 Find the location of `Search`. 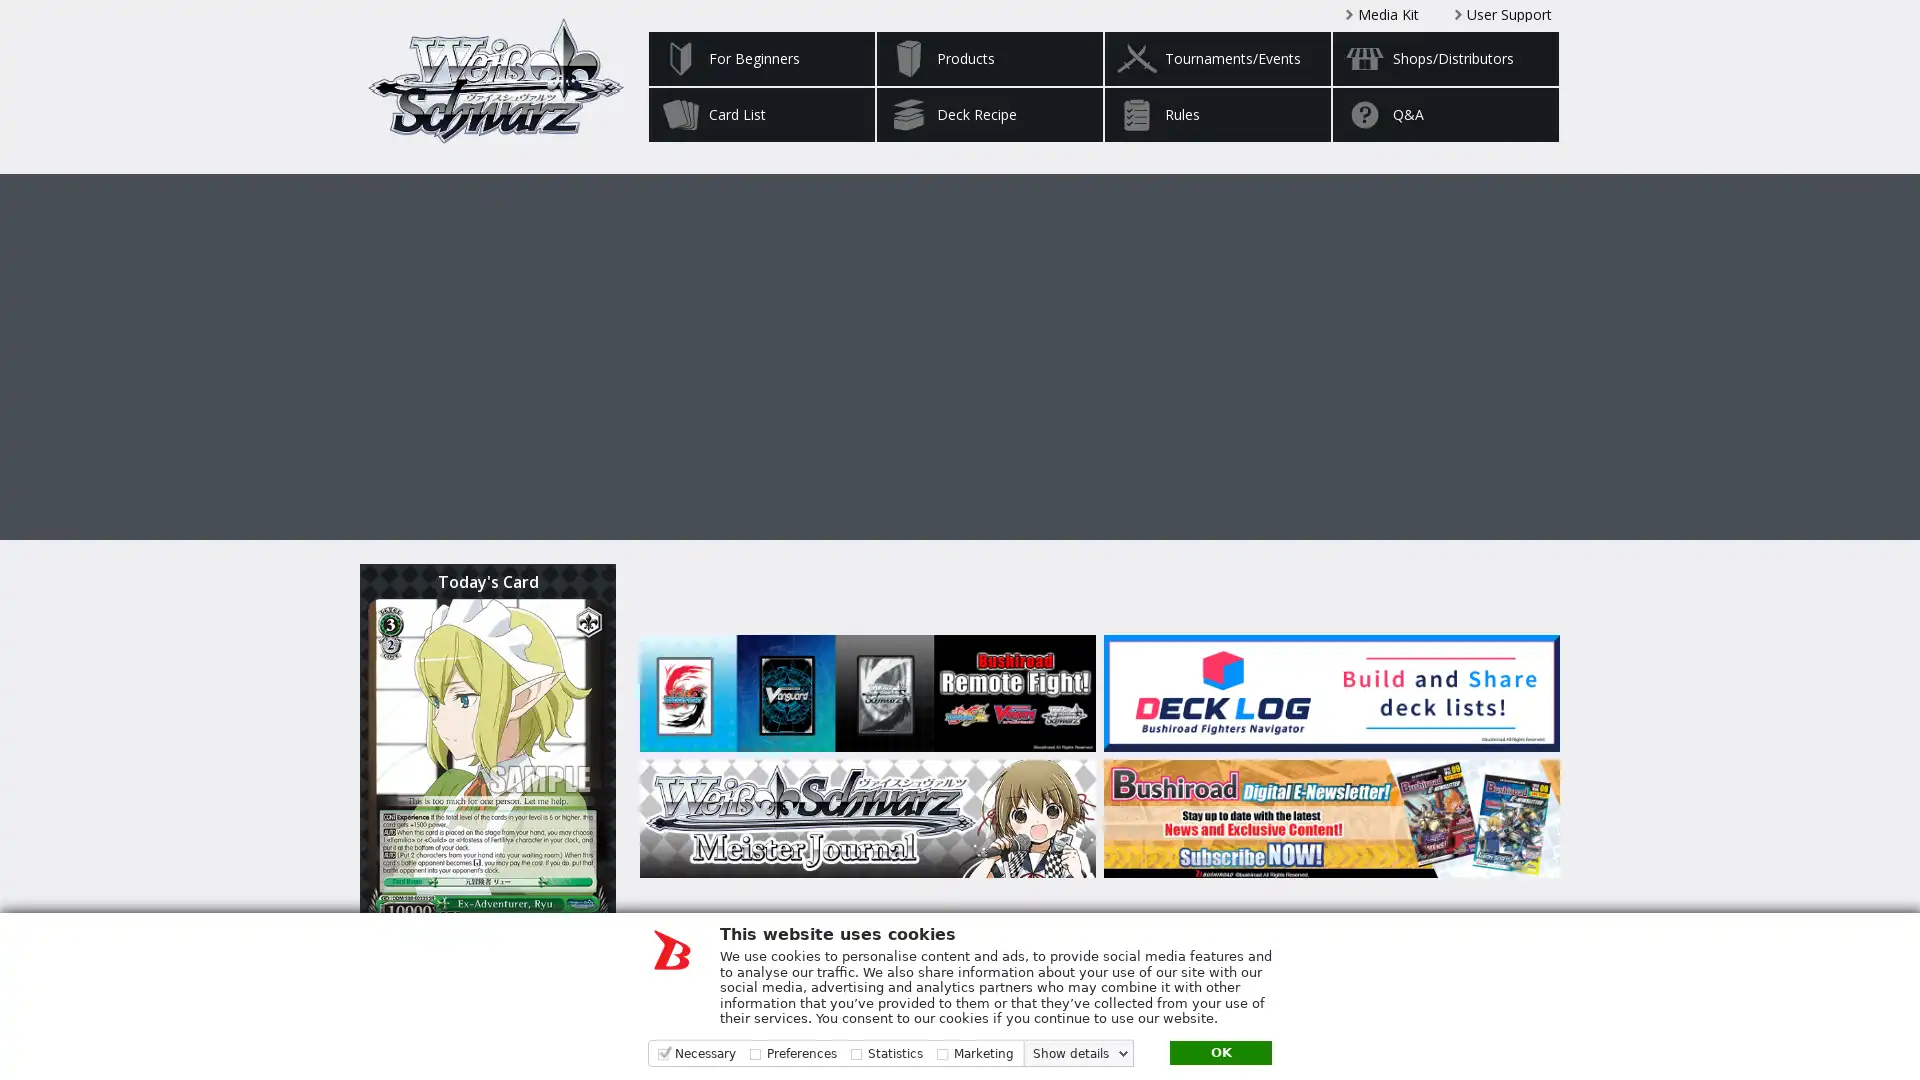

Search is located at coordinates (1516, 1014).